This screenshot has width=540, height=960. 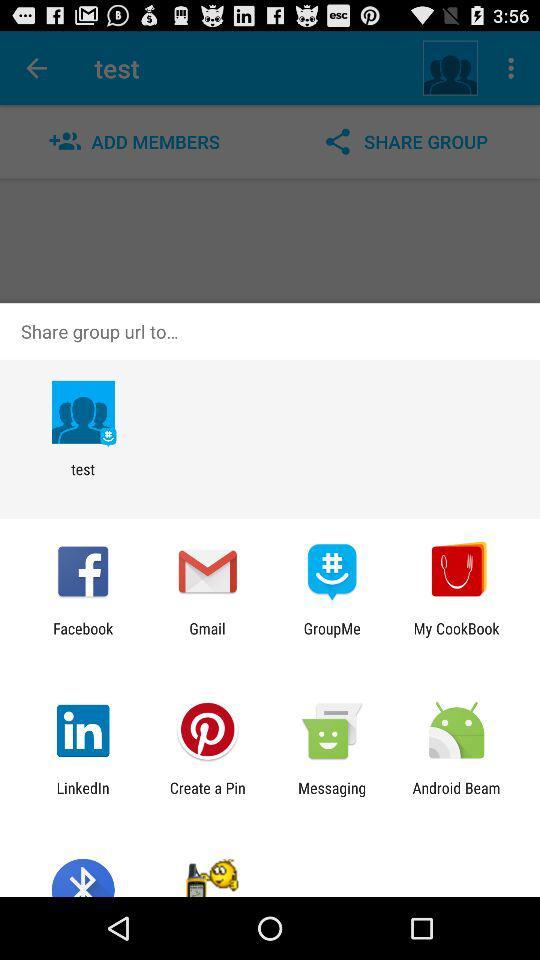 What do you see at coordinates (82, 478) in the screenshot?
I see `test app` at bounding box center [82, 478].